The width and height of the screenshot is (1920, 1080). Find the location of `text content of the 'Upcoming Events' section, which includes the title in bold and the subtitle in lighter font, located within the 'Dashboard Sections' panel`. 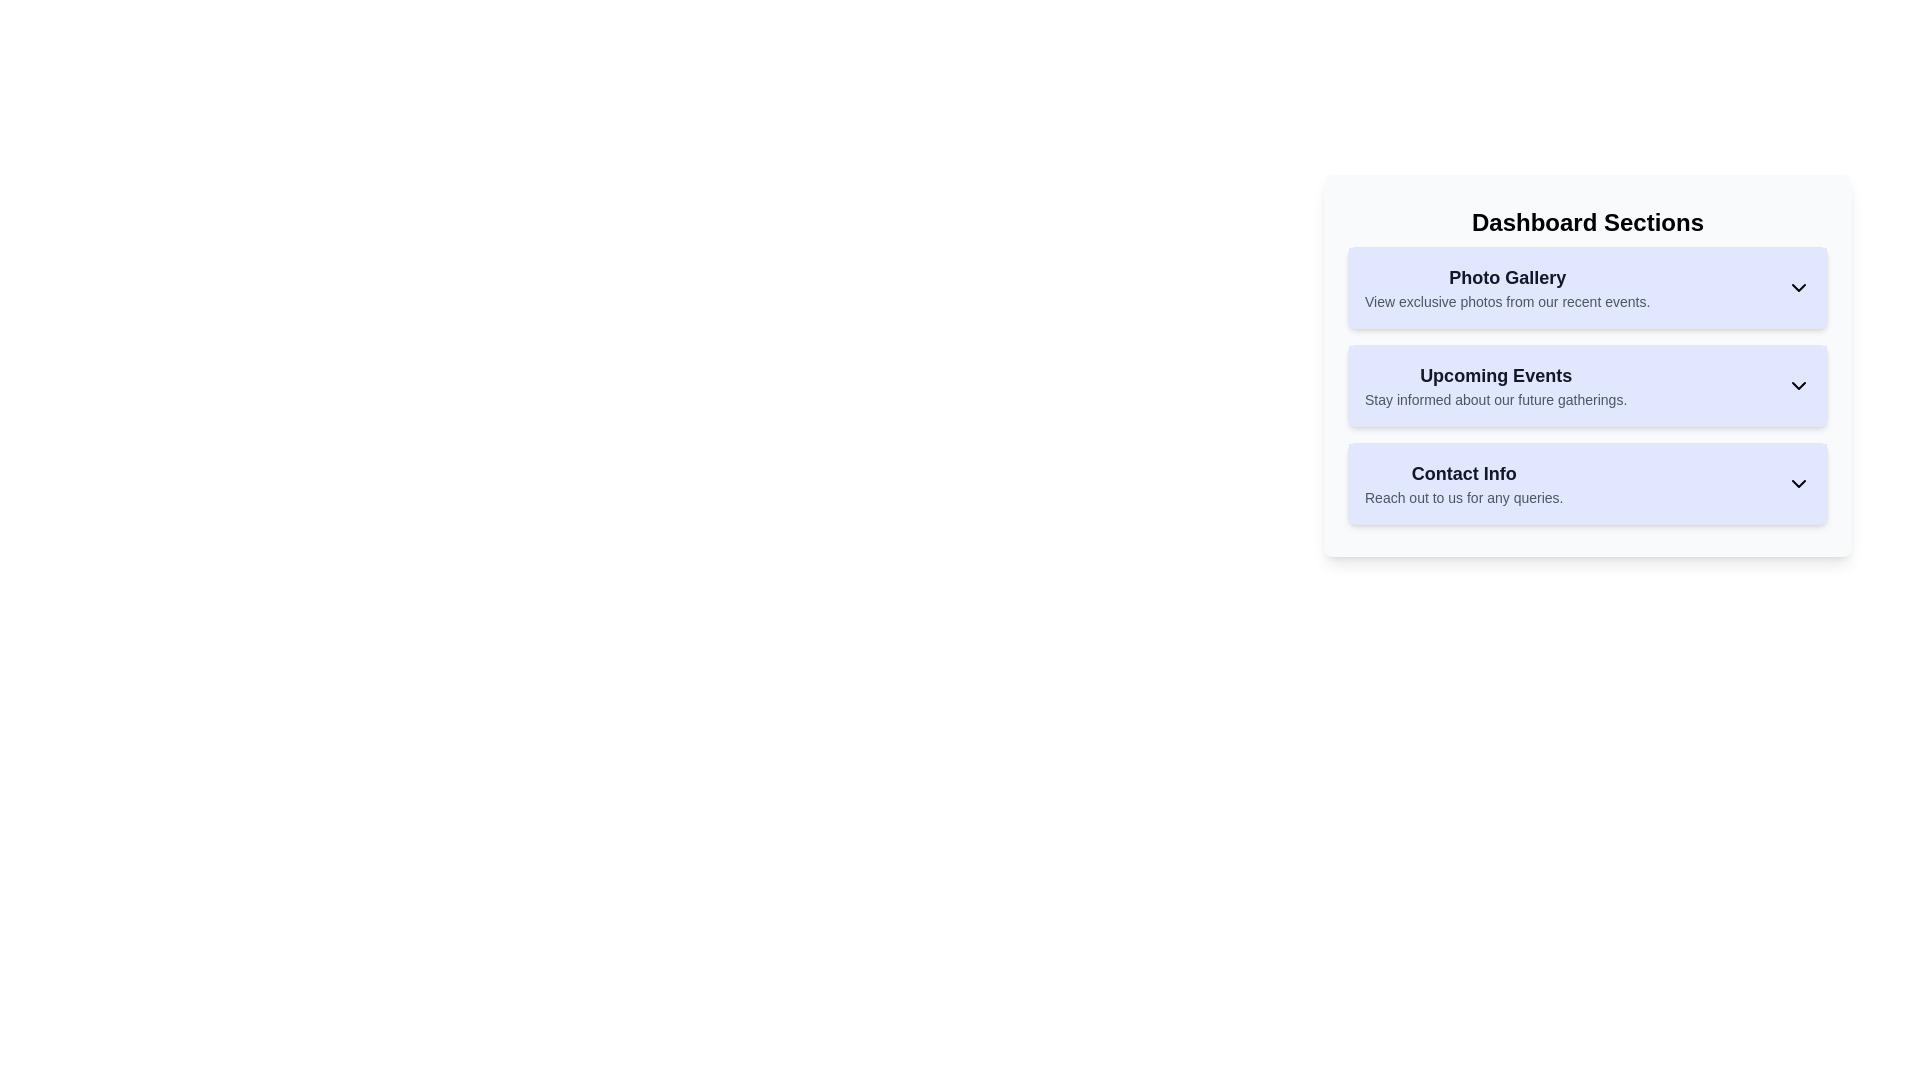

text content of the 'Upcoming Events' section, which includes the title in bold and the subtitle in lighter font, located within the 'Dashboard Sections' panel is located at coordinates (1496, 385).